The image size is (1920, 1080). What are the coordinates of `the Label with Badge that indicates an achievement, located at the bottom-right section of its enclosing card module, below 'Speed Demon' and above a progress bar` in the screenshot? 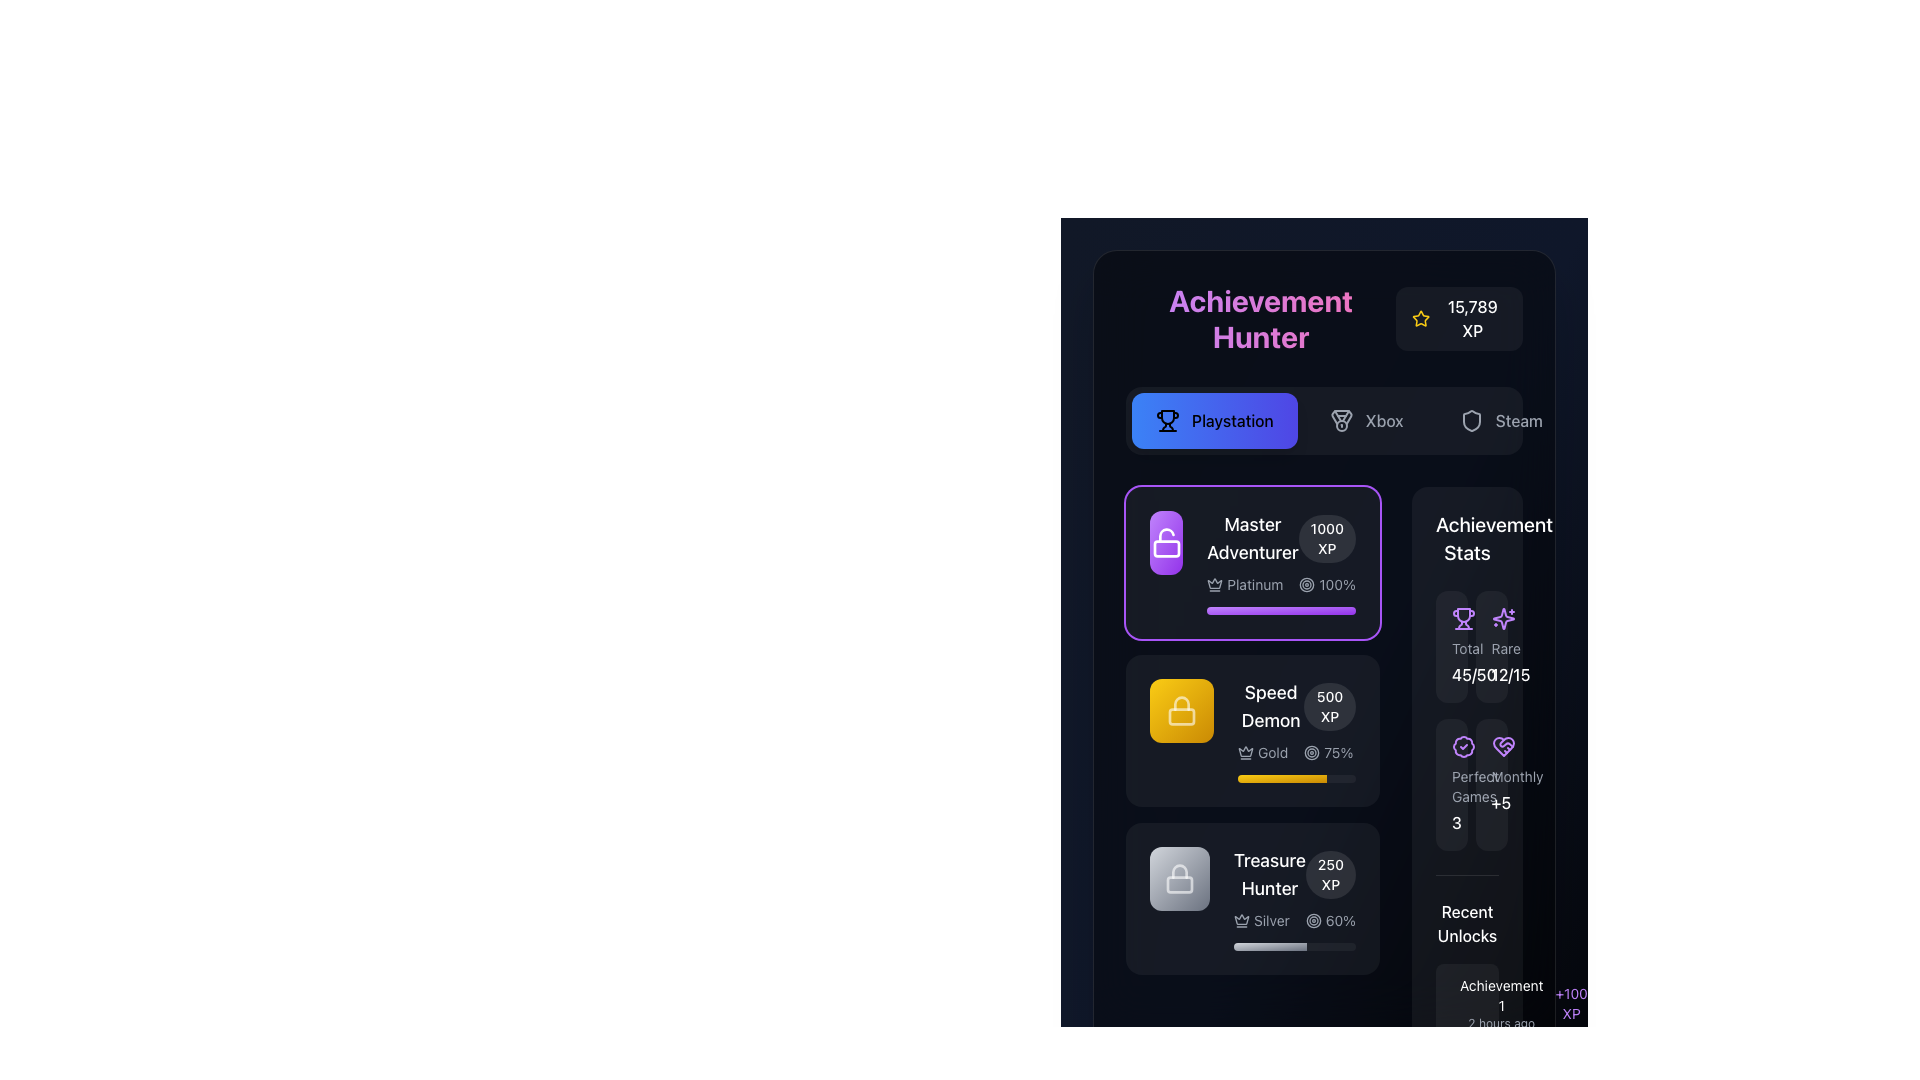 It's located at (1295, 874).